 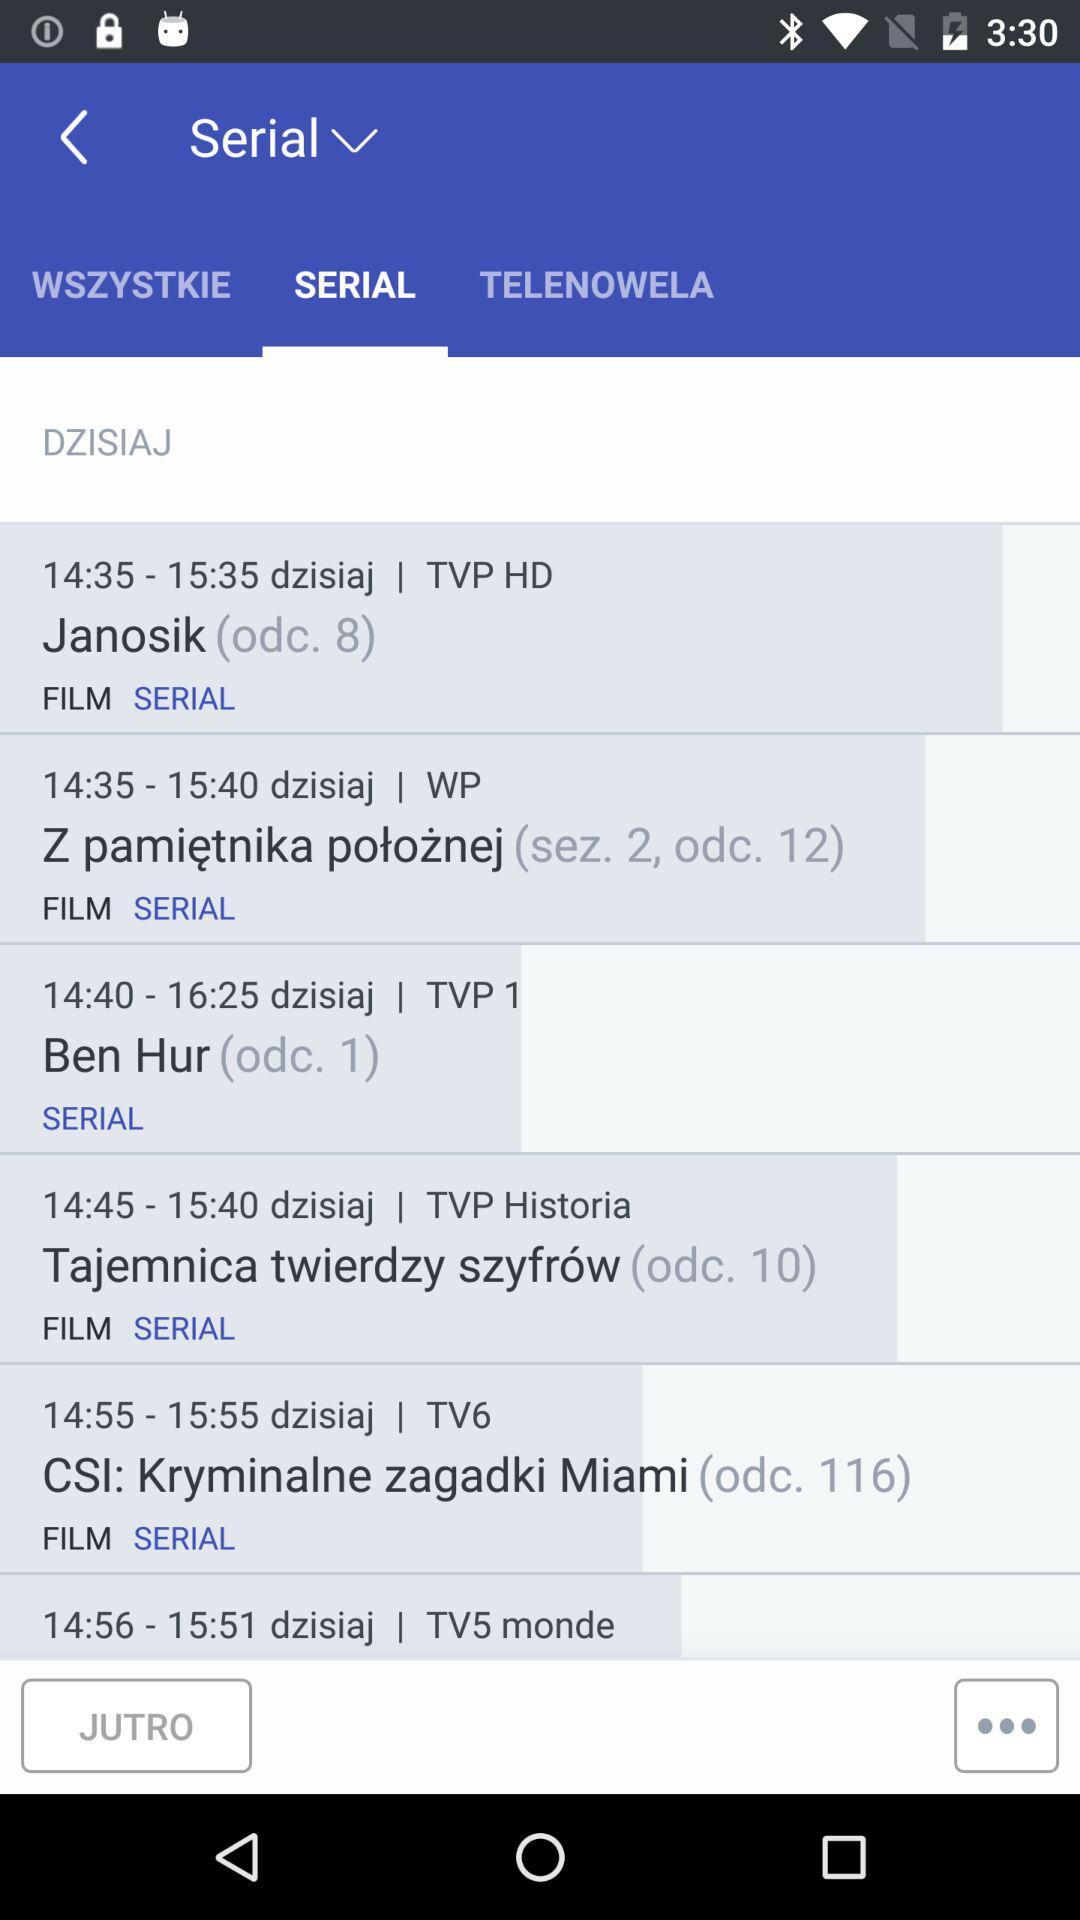 I want to click on the more icon, so click(x=1006, y=1724).